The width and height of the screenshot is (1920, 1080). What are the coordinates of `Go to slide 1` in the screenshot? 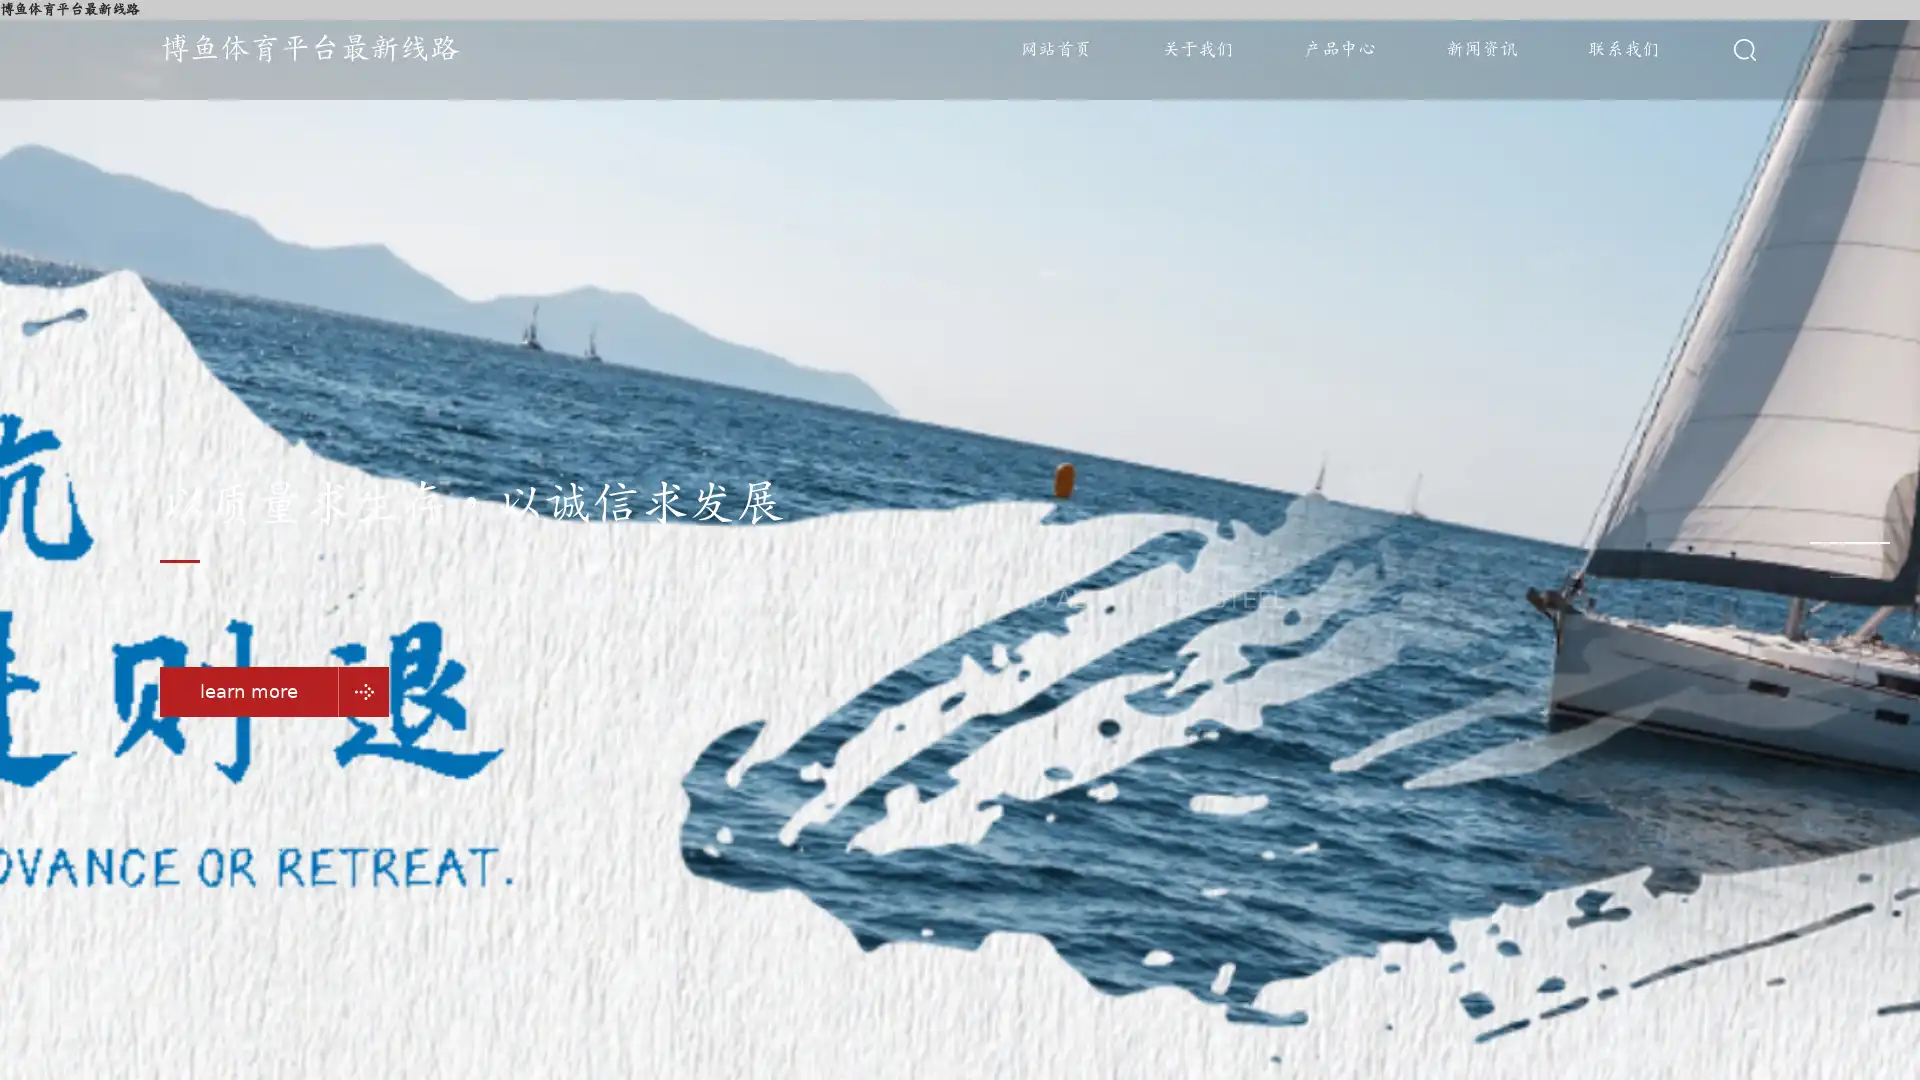 It's located at (1848, 543).